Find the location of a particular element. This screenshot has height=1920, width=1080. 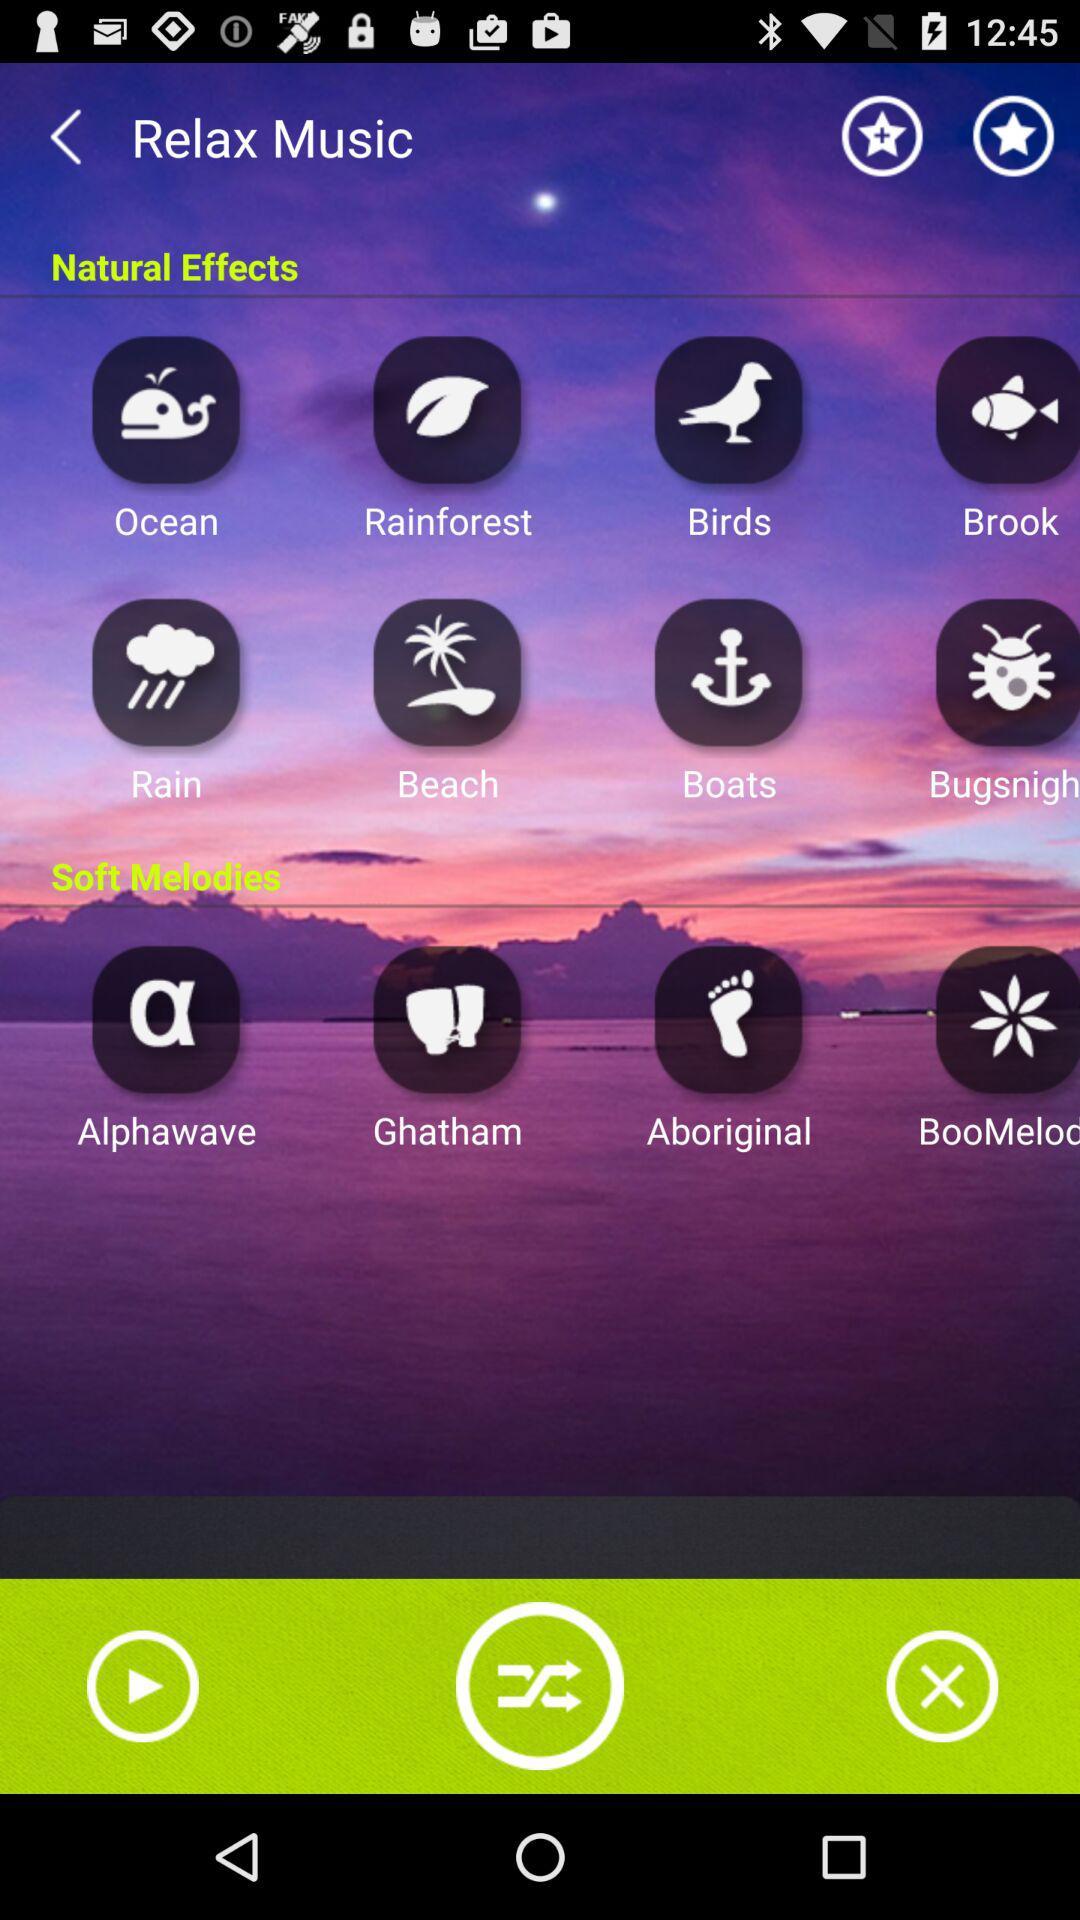

turns on a natural effects setting is located at coordinates (447, 408).